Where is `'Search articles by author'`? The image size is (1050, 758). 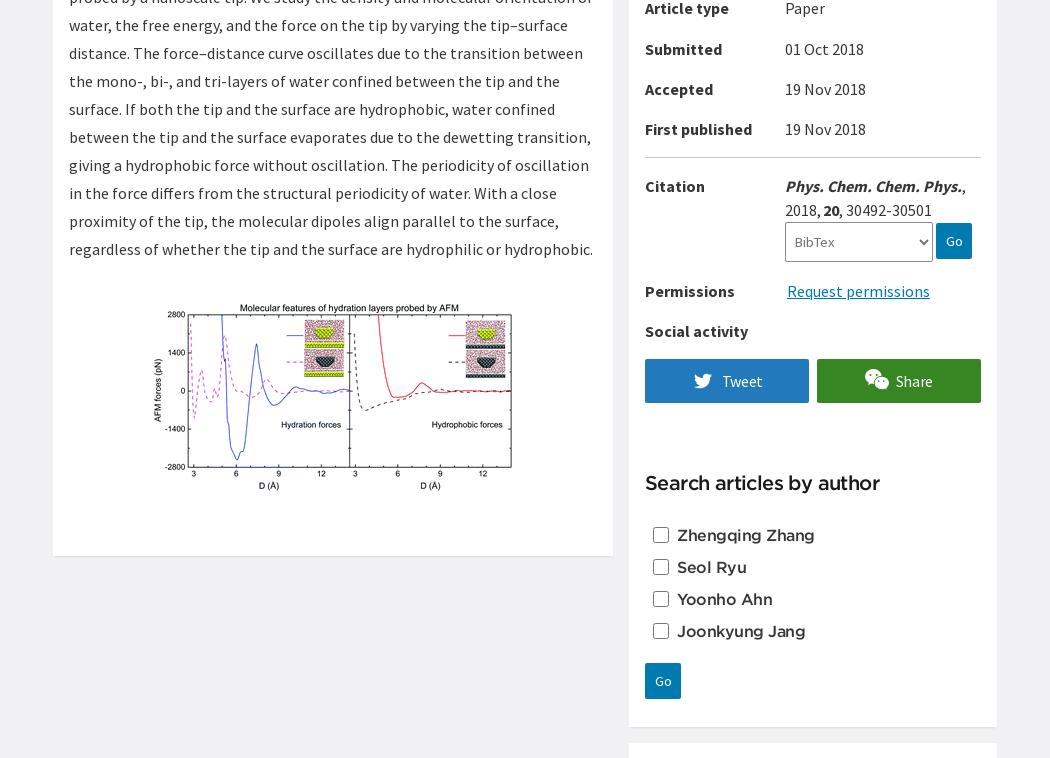
'Search articles by author' is located at coordinates (761, 481).